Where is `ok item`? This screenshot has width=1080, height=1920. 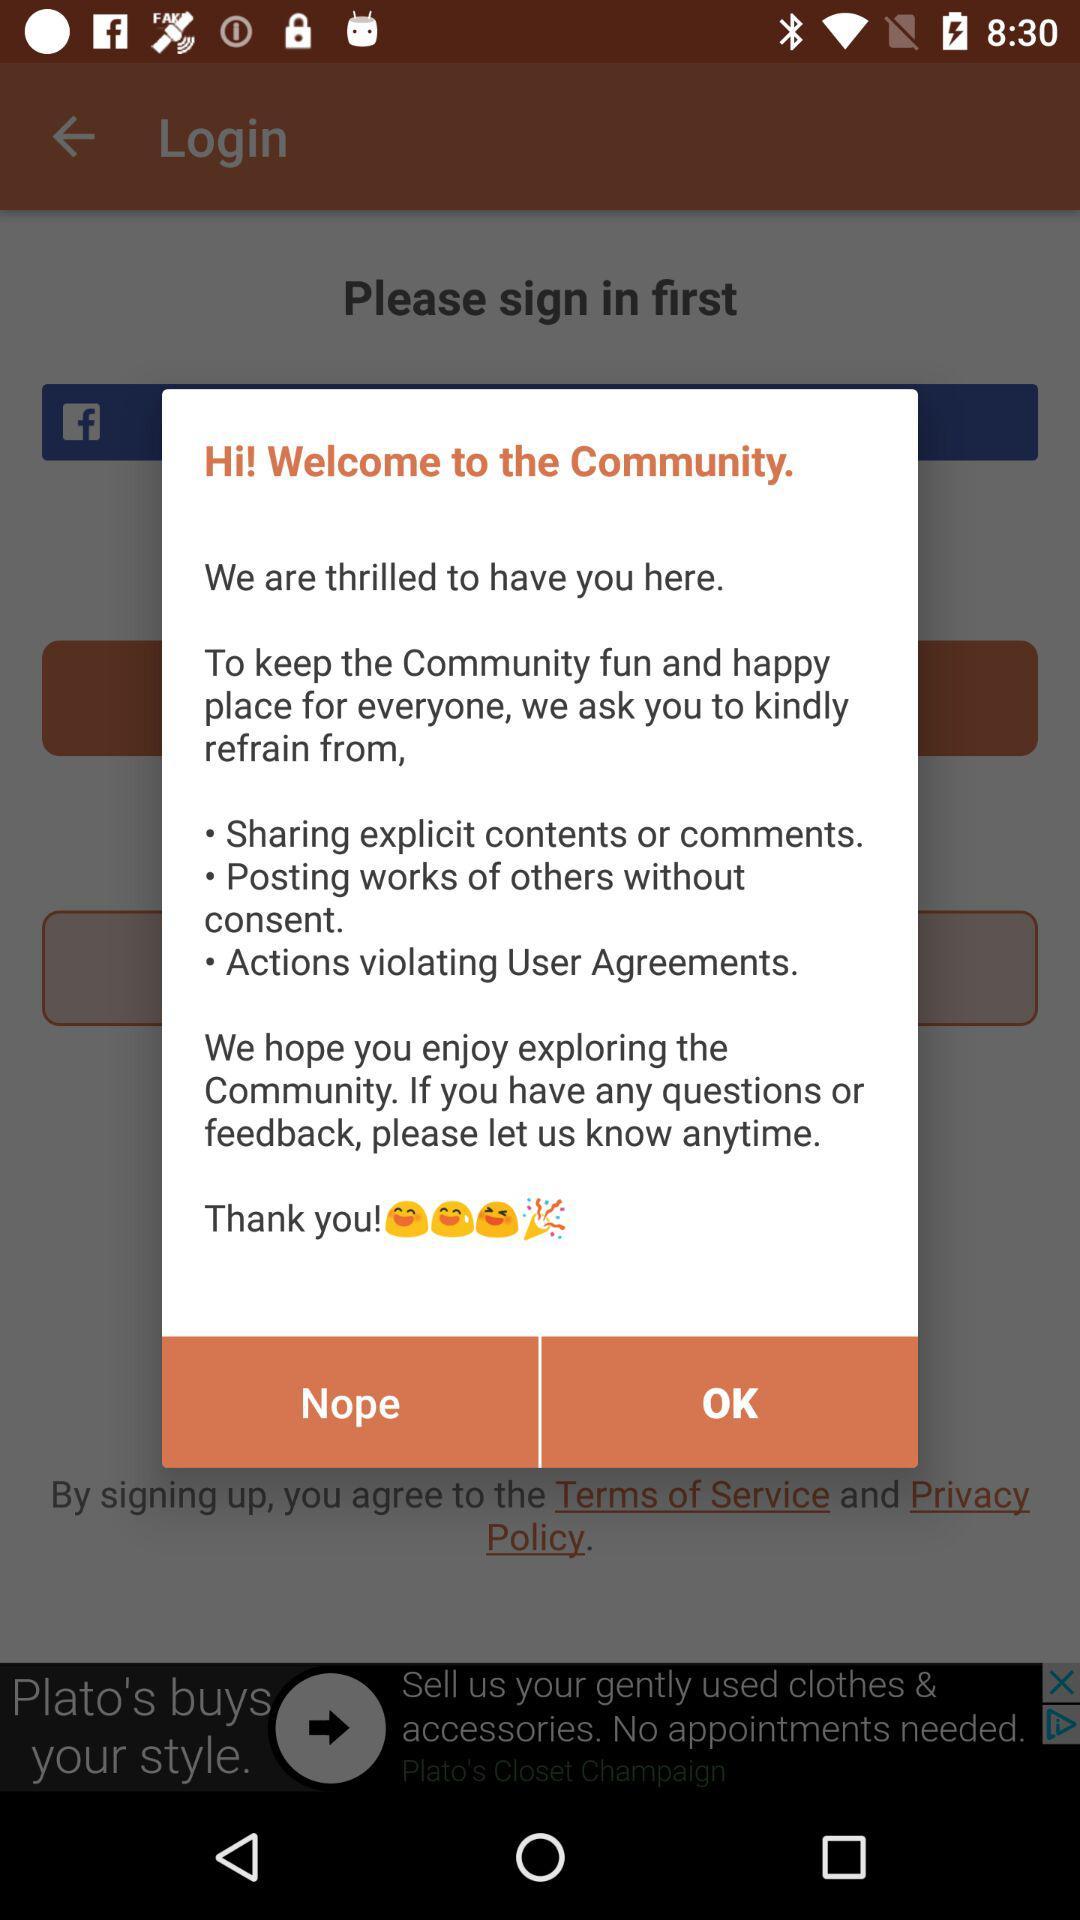 ok item is located at coordinates (729, 1401).